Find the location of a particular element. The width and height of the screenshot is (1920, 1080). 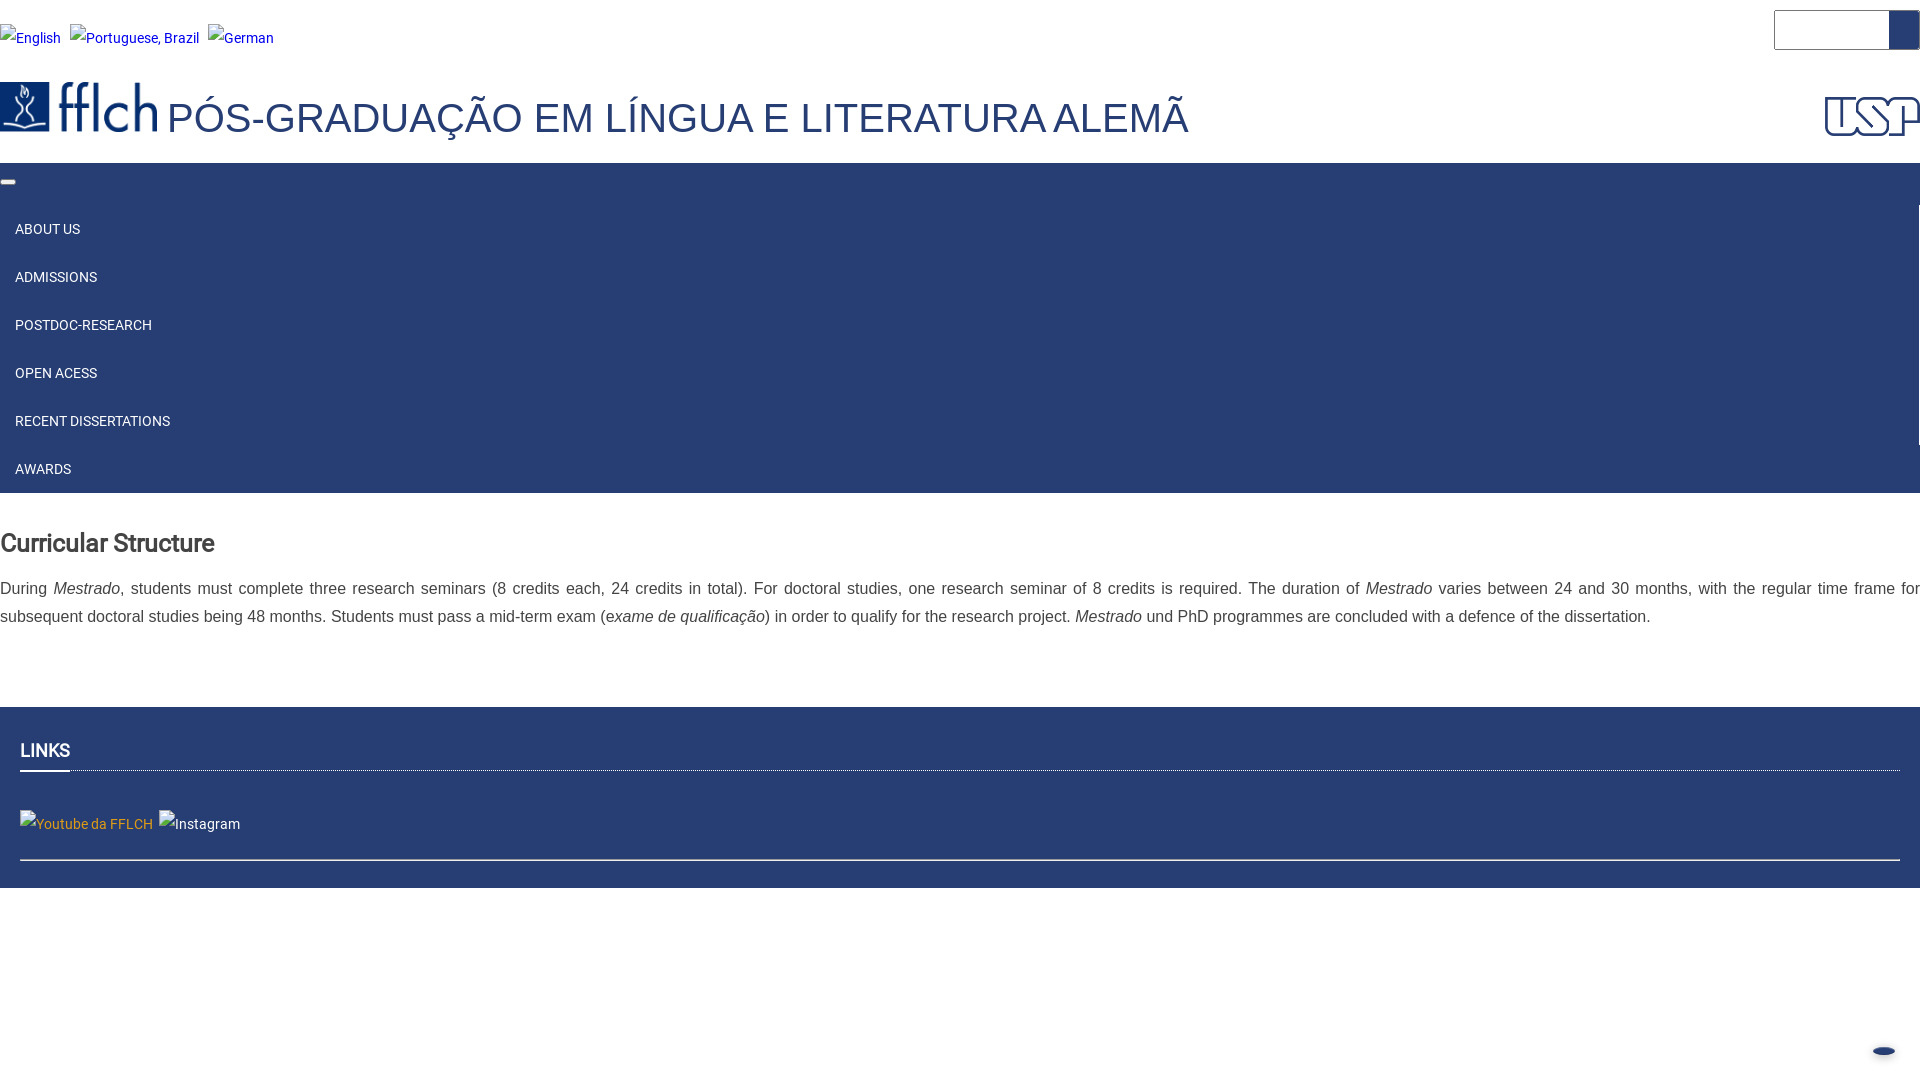

'ABOUT US' is located at coordinates (47, 227).